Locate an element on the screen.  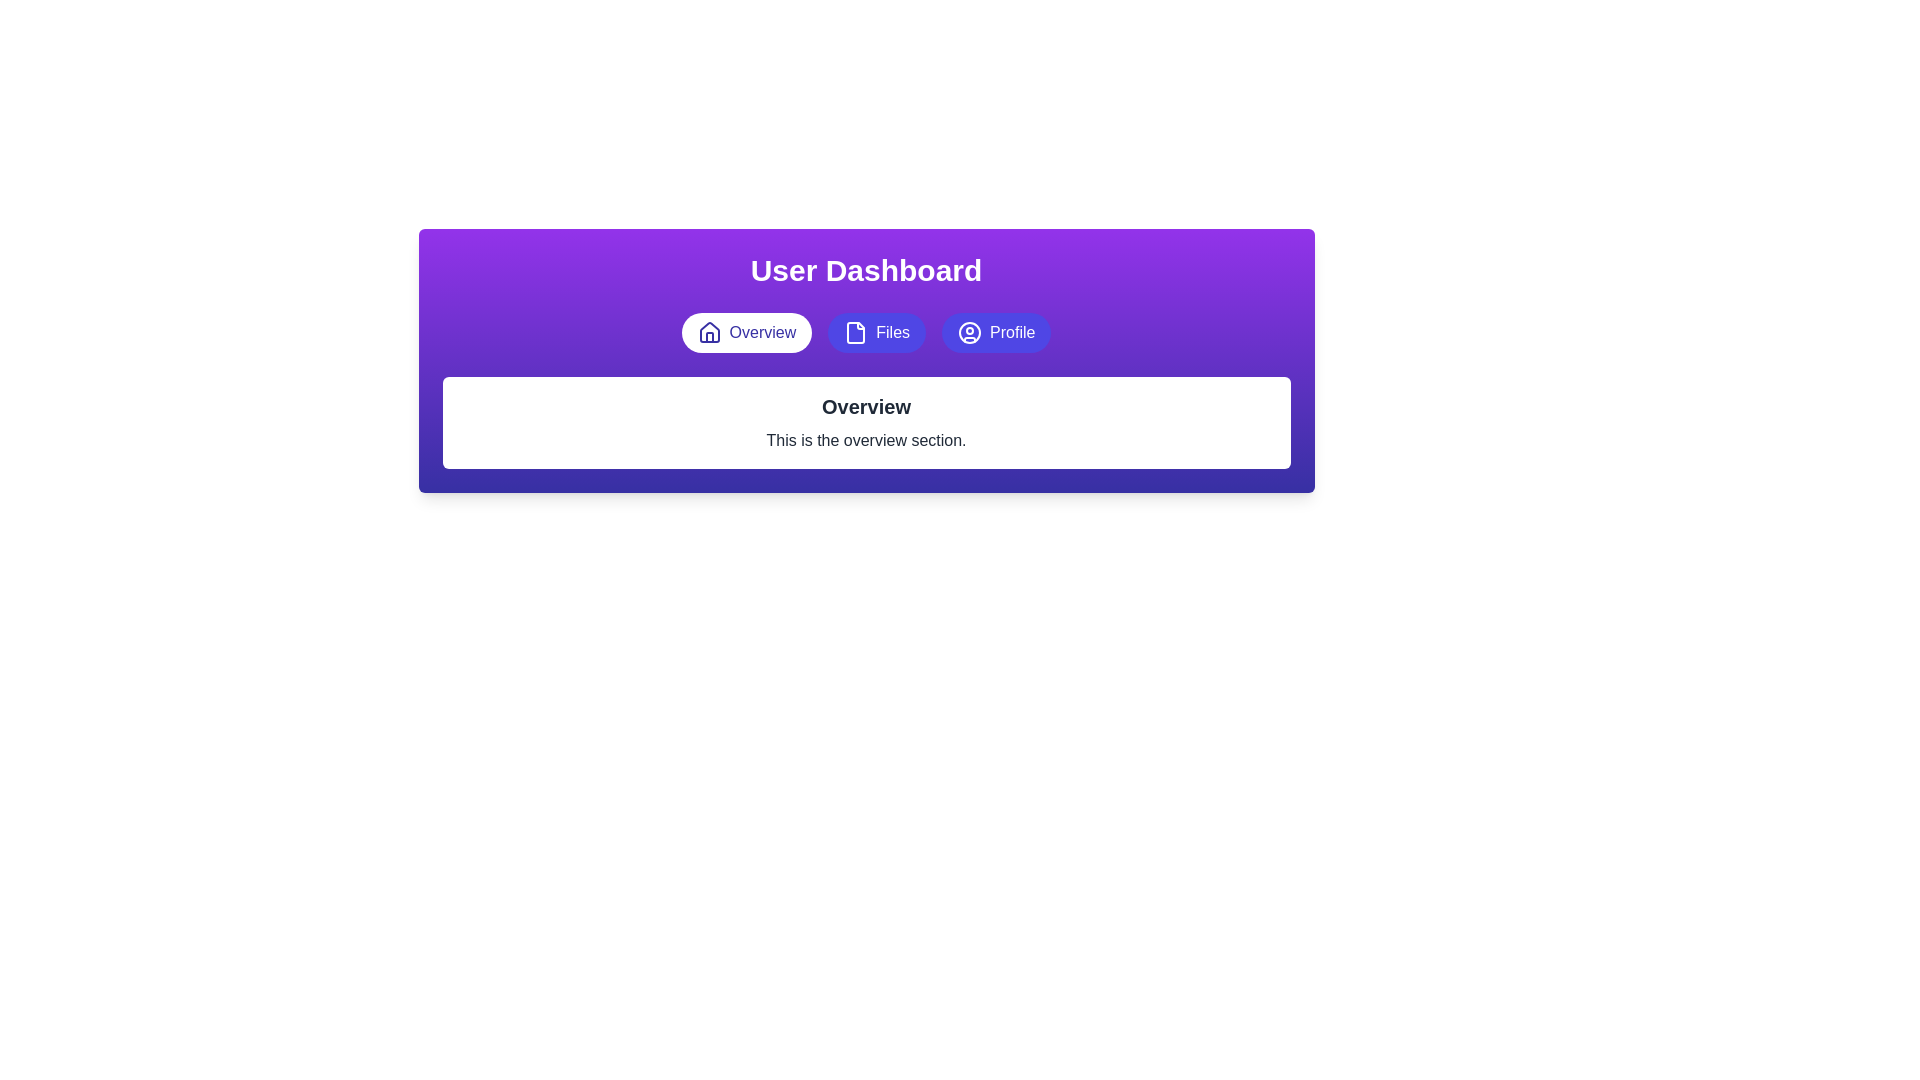
the 'Files' button, which is indigo with a document icon, to observe its visual state change is located at coordinates (877, 331).